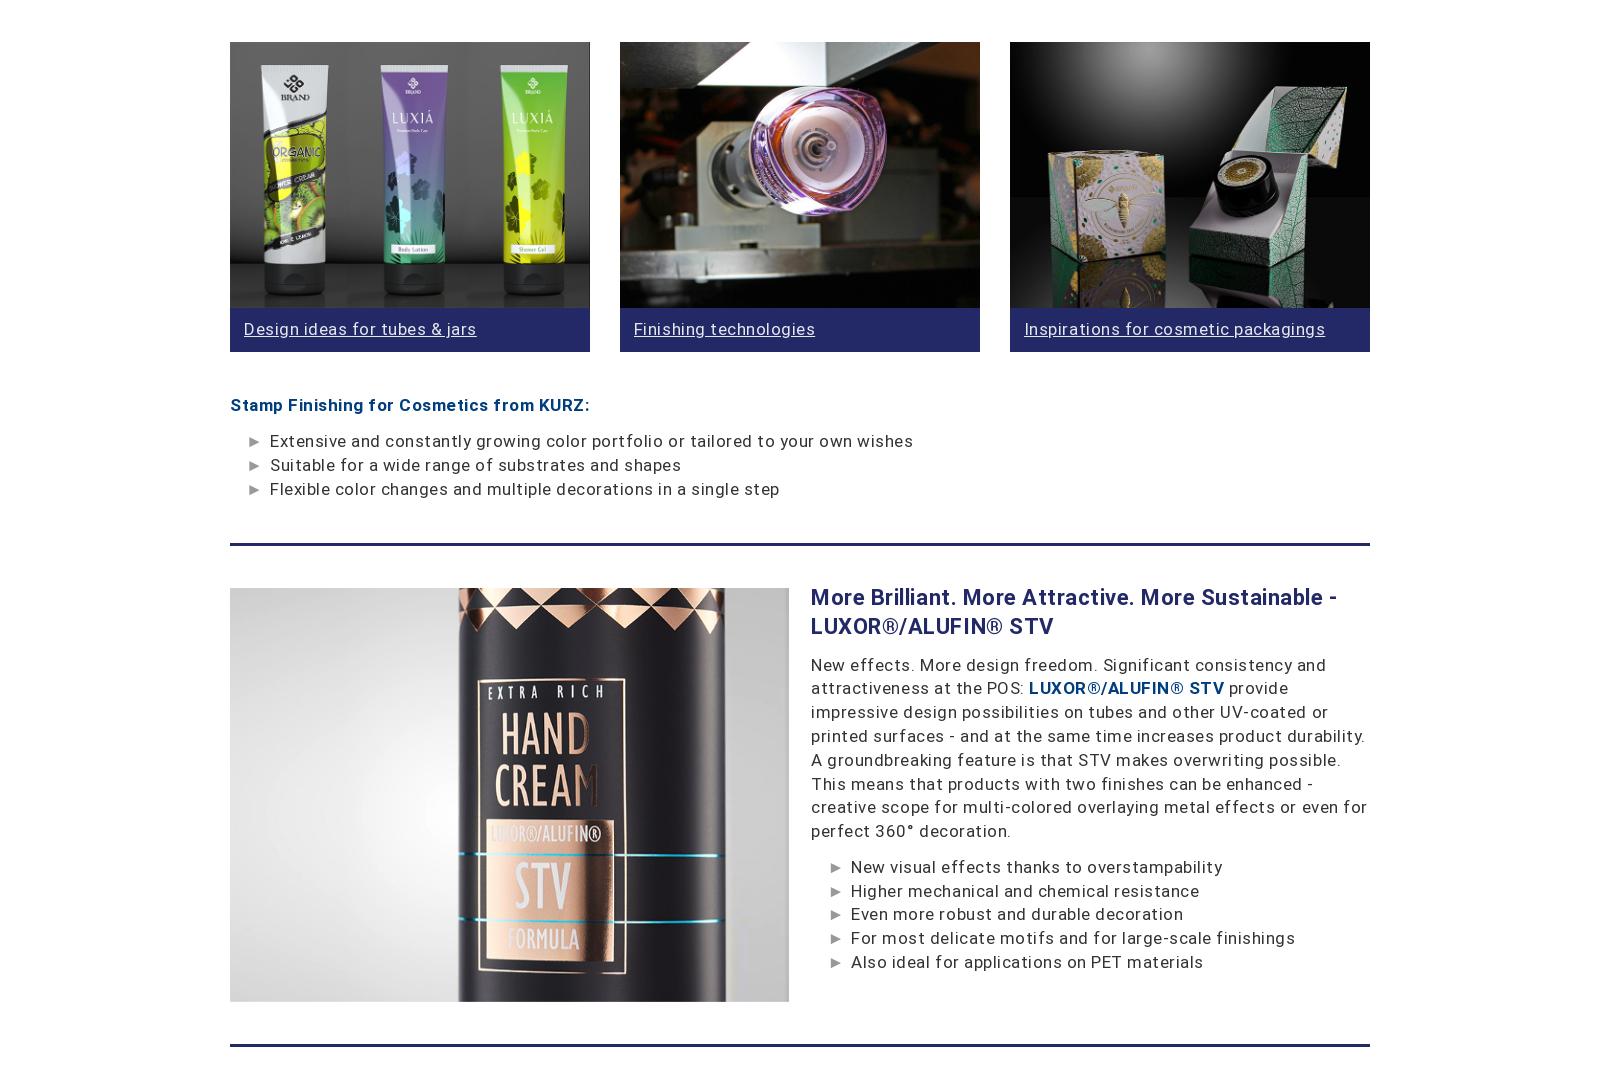 The image size is (1600, 1075). I want to click on 'Also ideal for applications on PET materials', so click(1027, 962).